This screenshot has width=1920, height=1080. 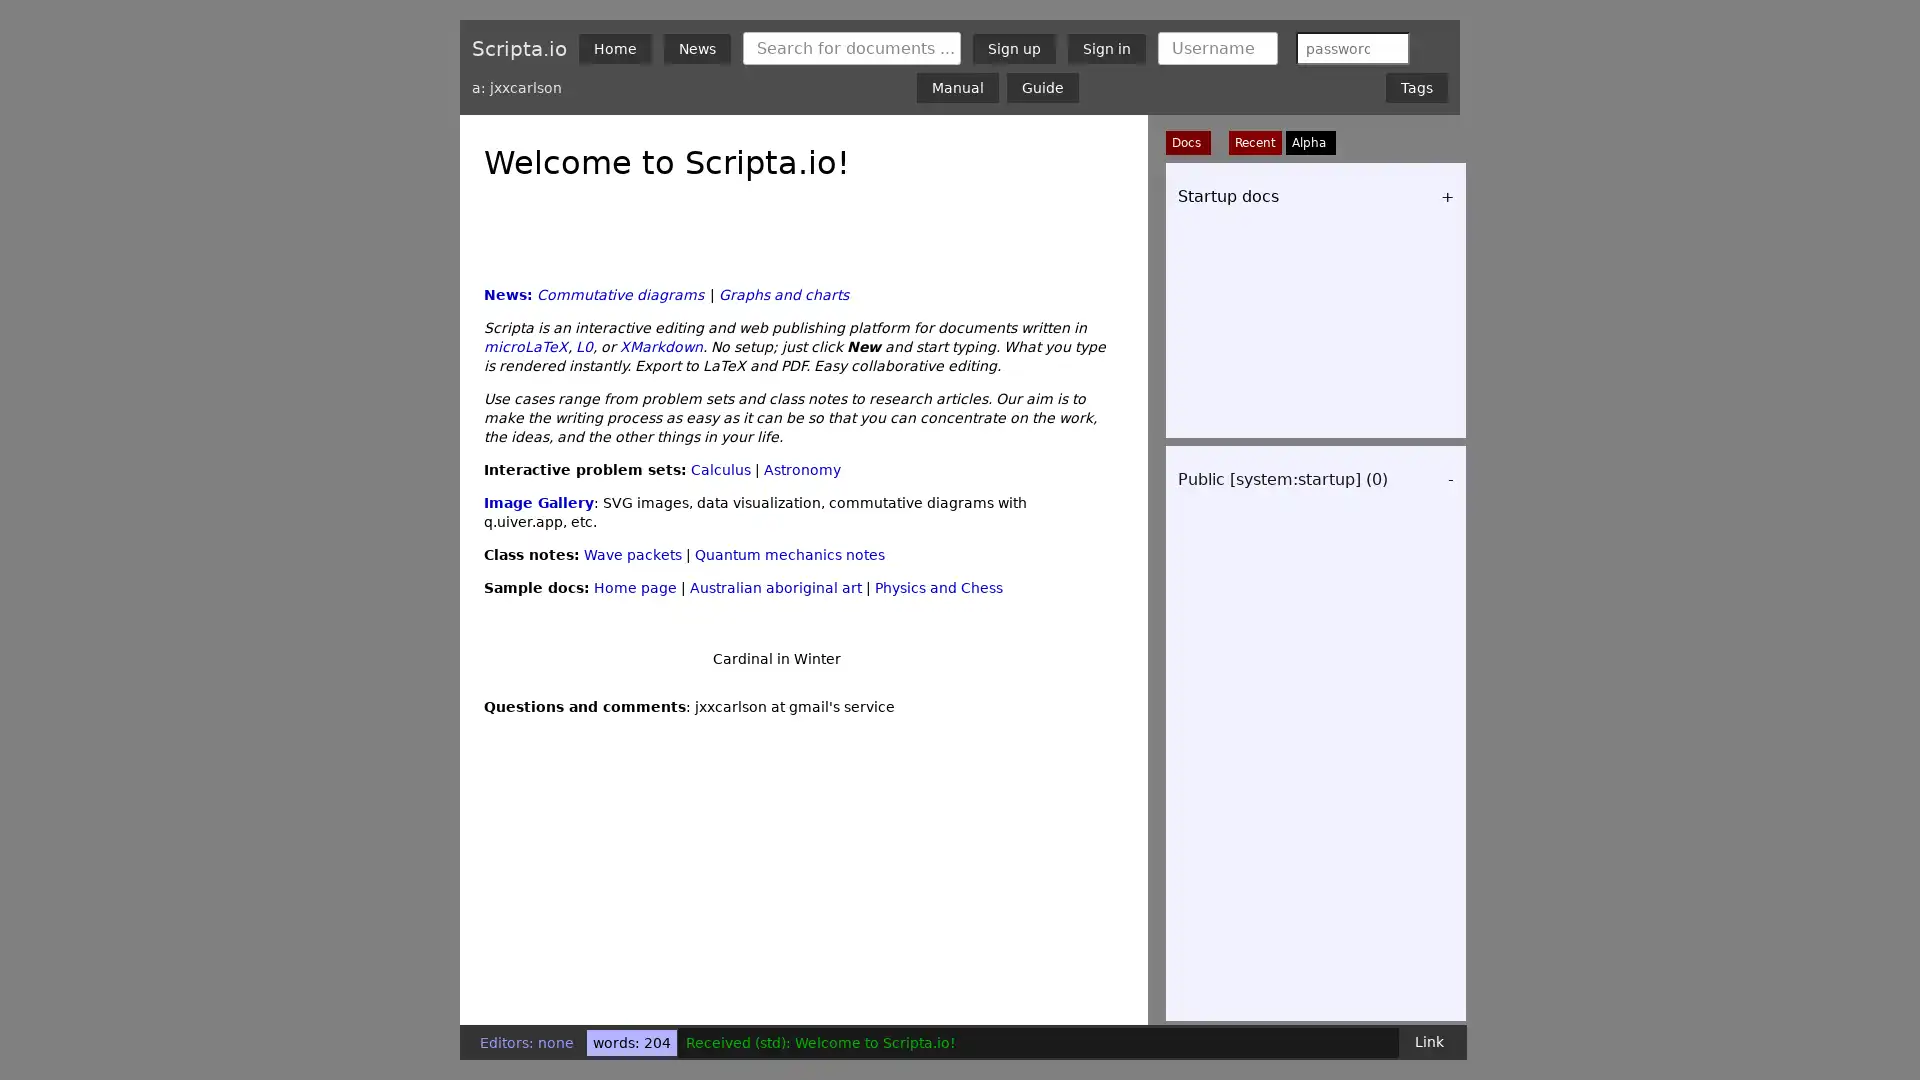 I want to click on Guide Cheat sheet for the current markup language, so click(x=1041, y=87).